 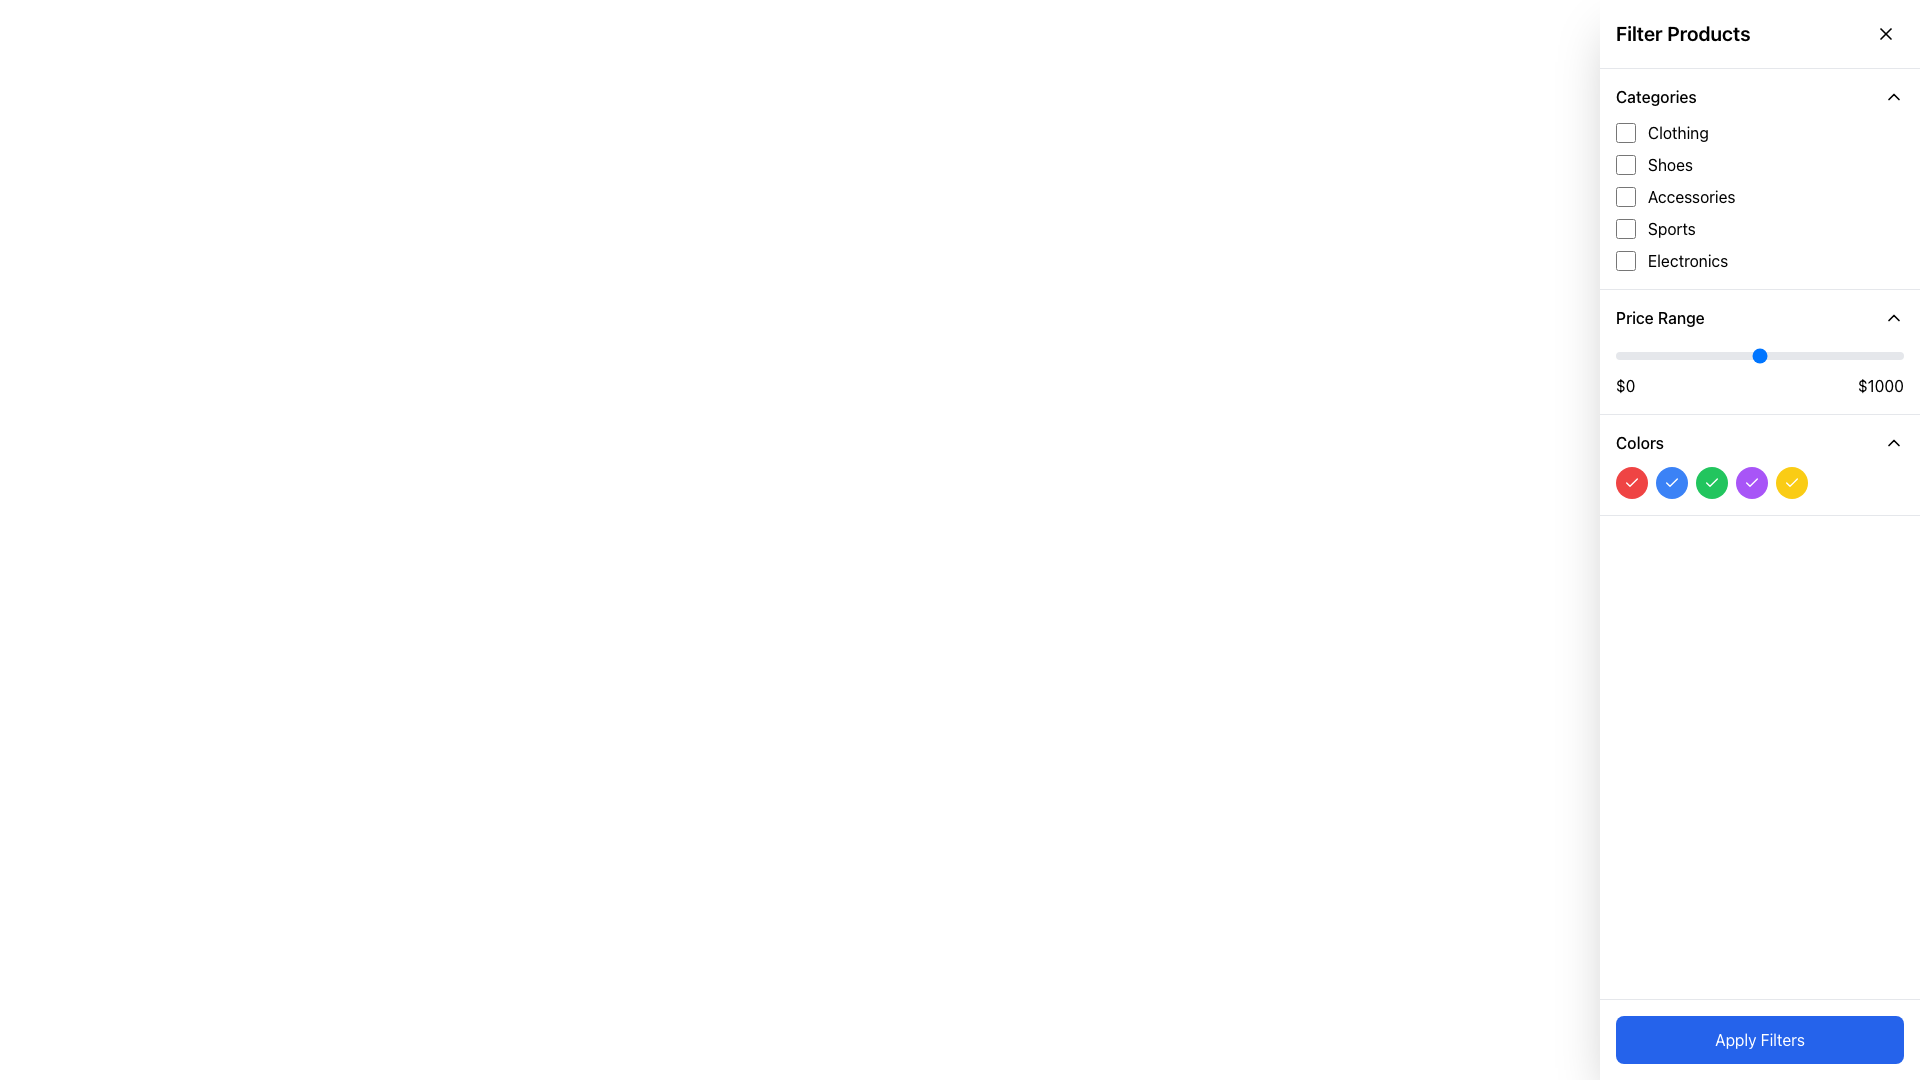 What do you see at coordinates (1687, 260) in the screenshot?
I see `the 'Electronics' label, which is positioned to the right of a checkbox in the fifth row of the 'Categories' section in the filter menu` at bounding box center [1687, 260].